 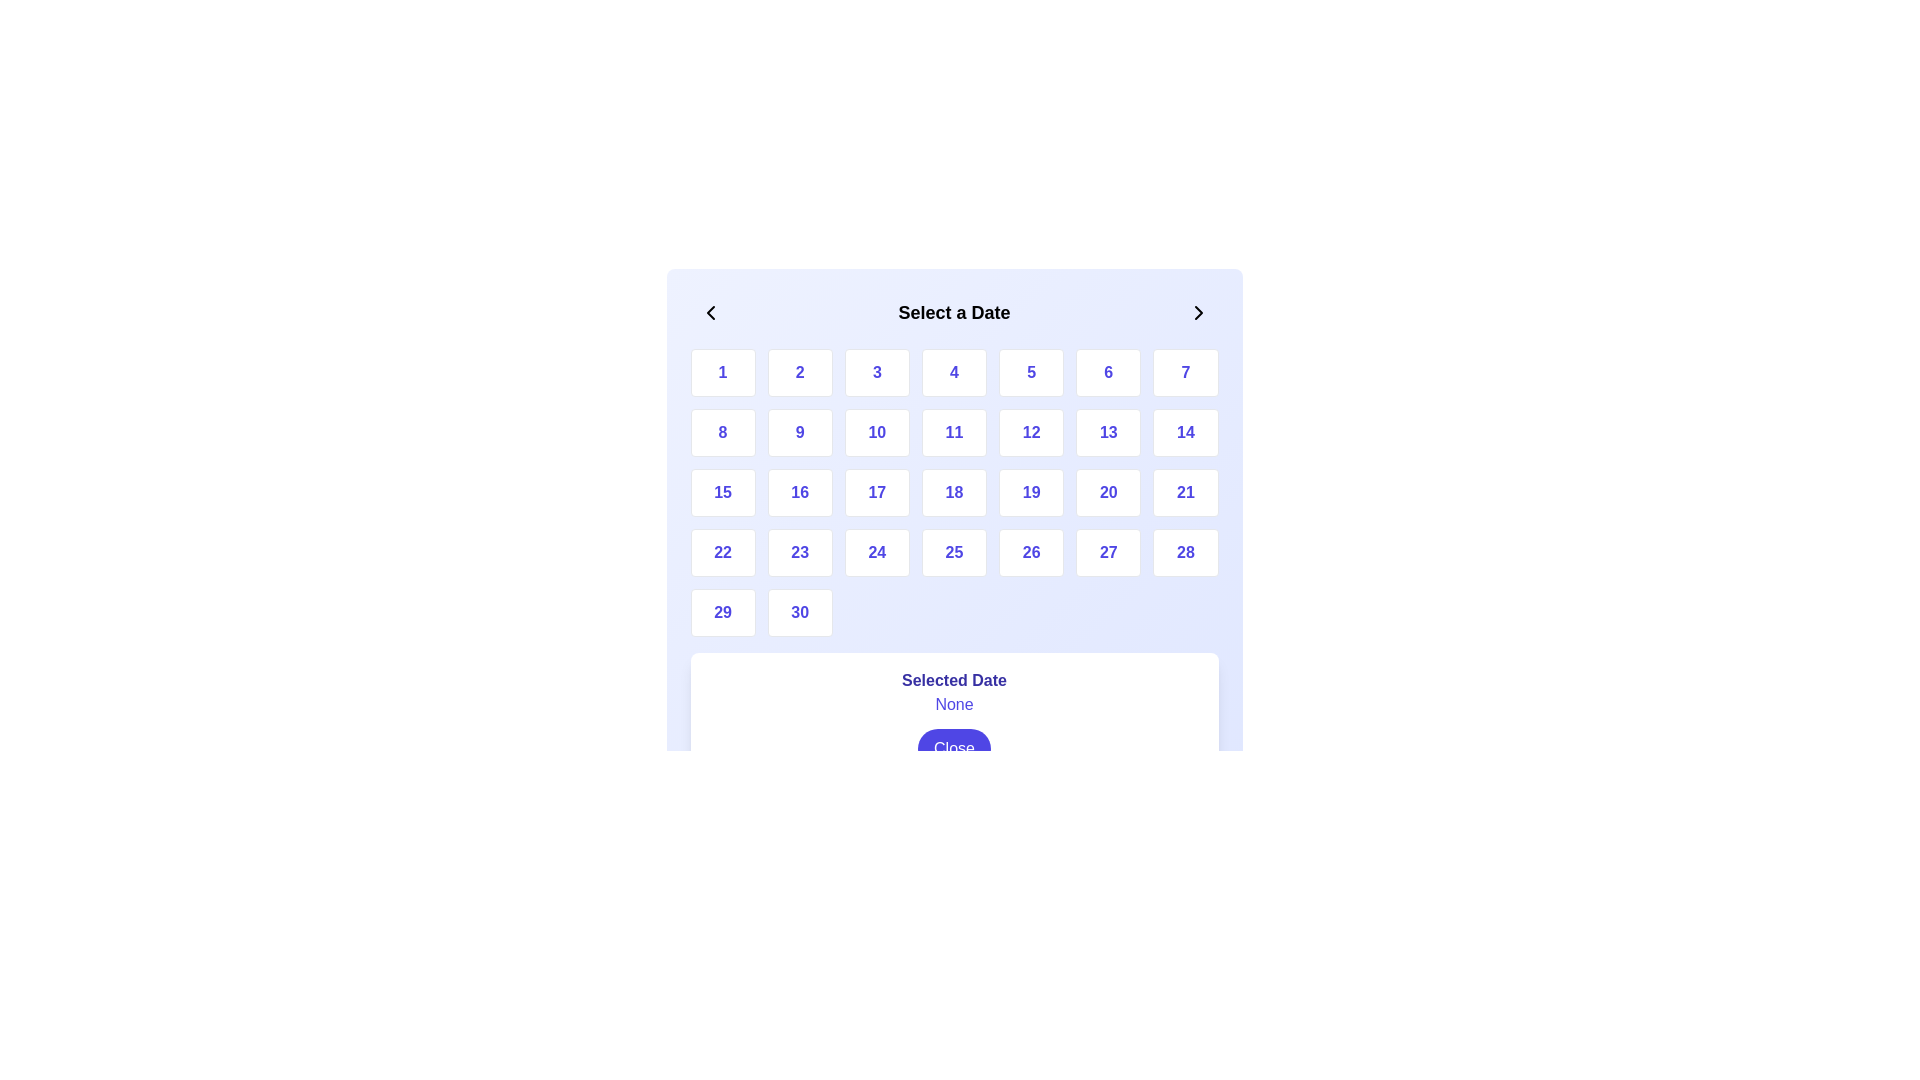 I want to click on the button that allows users to select the number '3', located in the first row and third column of a grid layout, to trigger the hover effect, so click(x=877, y=373).